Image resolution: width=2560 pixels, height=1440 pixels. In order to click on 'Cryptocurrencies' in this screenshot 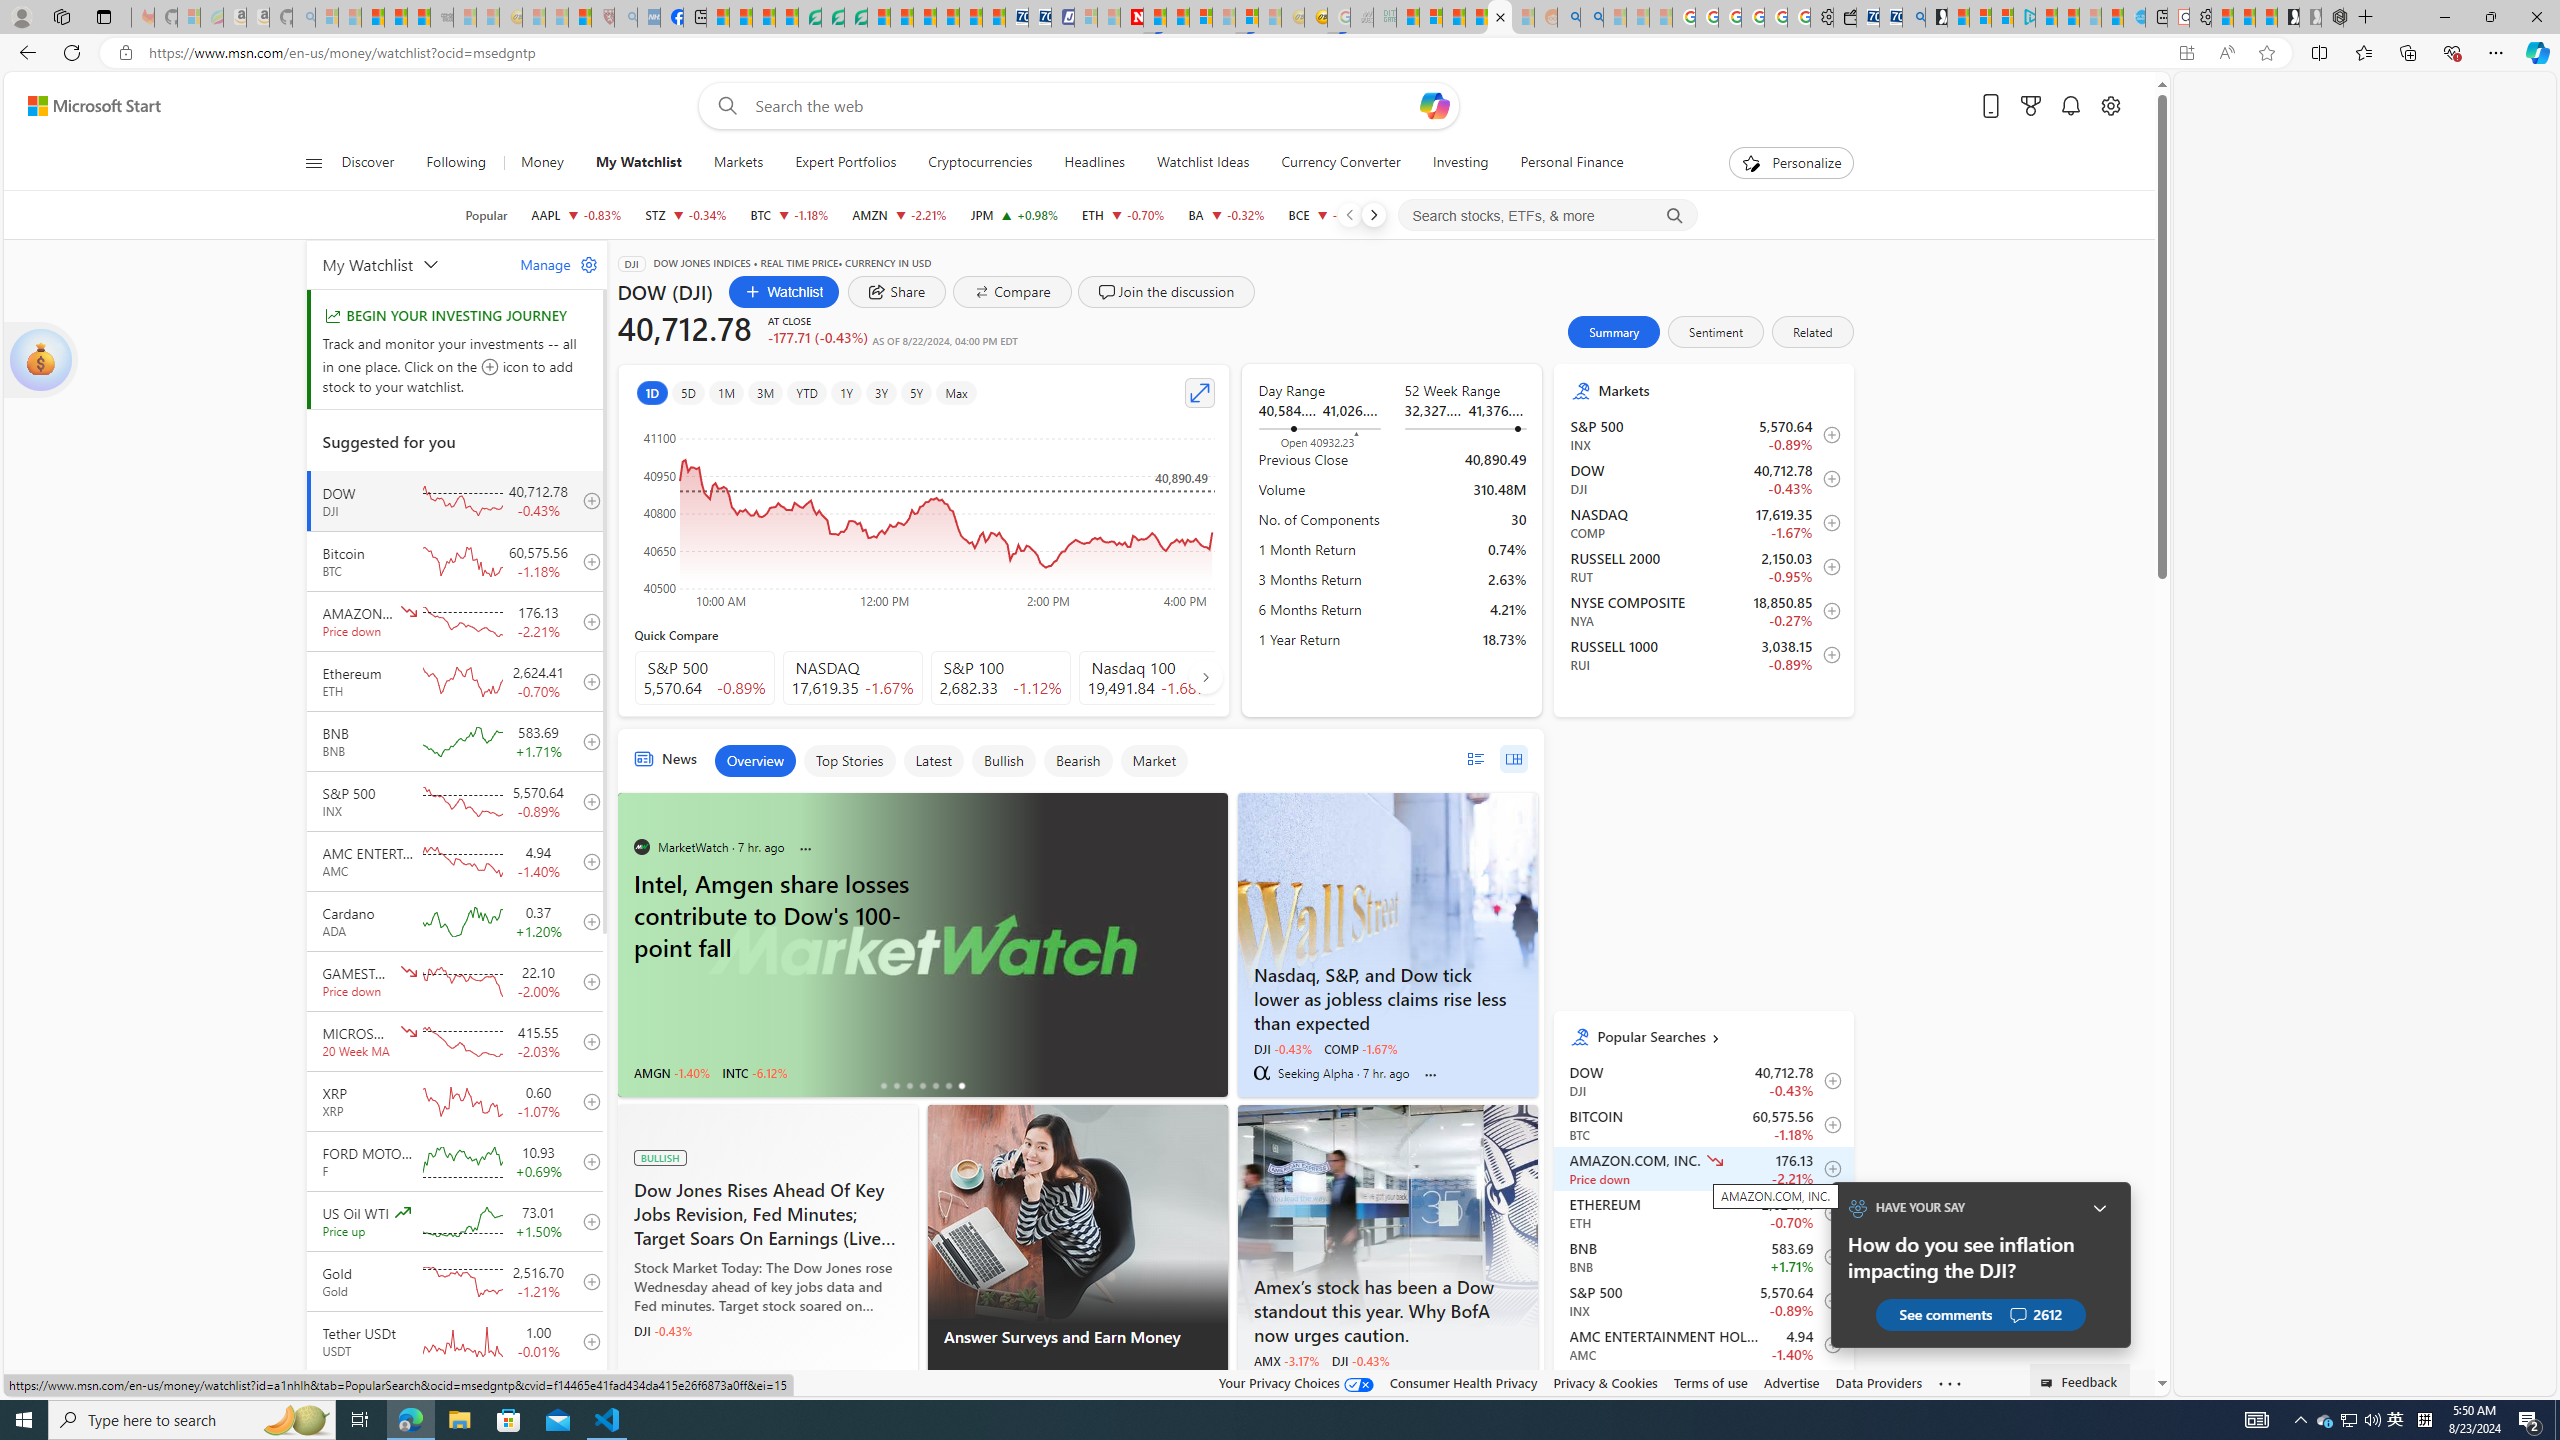, I will do `click(979, 162)`.